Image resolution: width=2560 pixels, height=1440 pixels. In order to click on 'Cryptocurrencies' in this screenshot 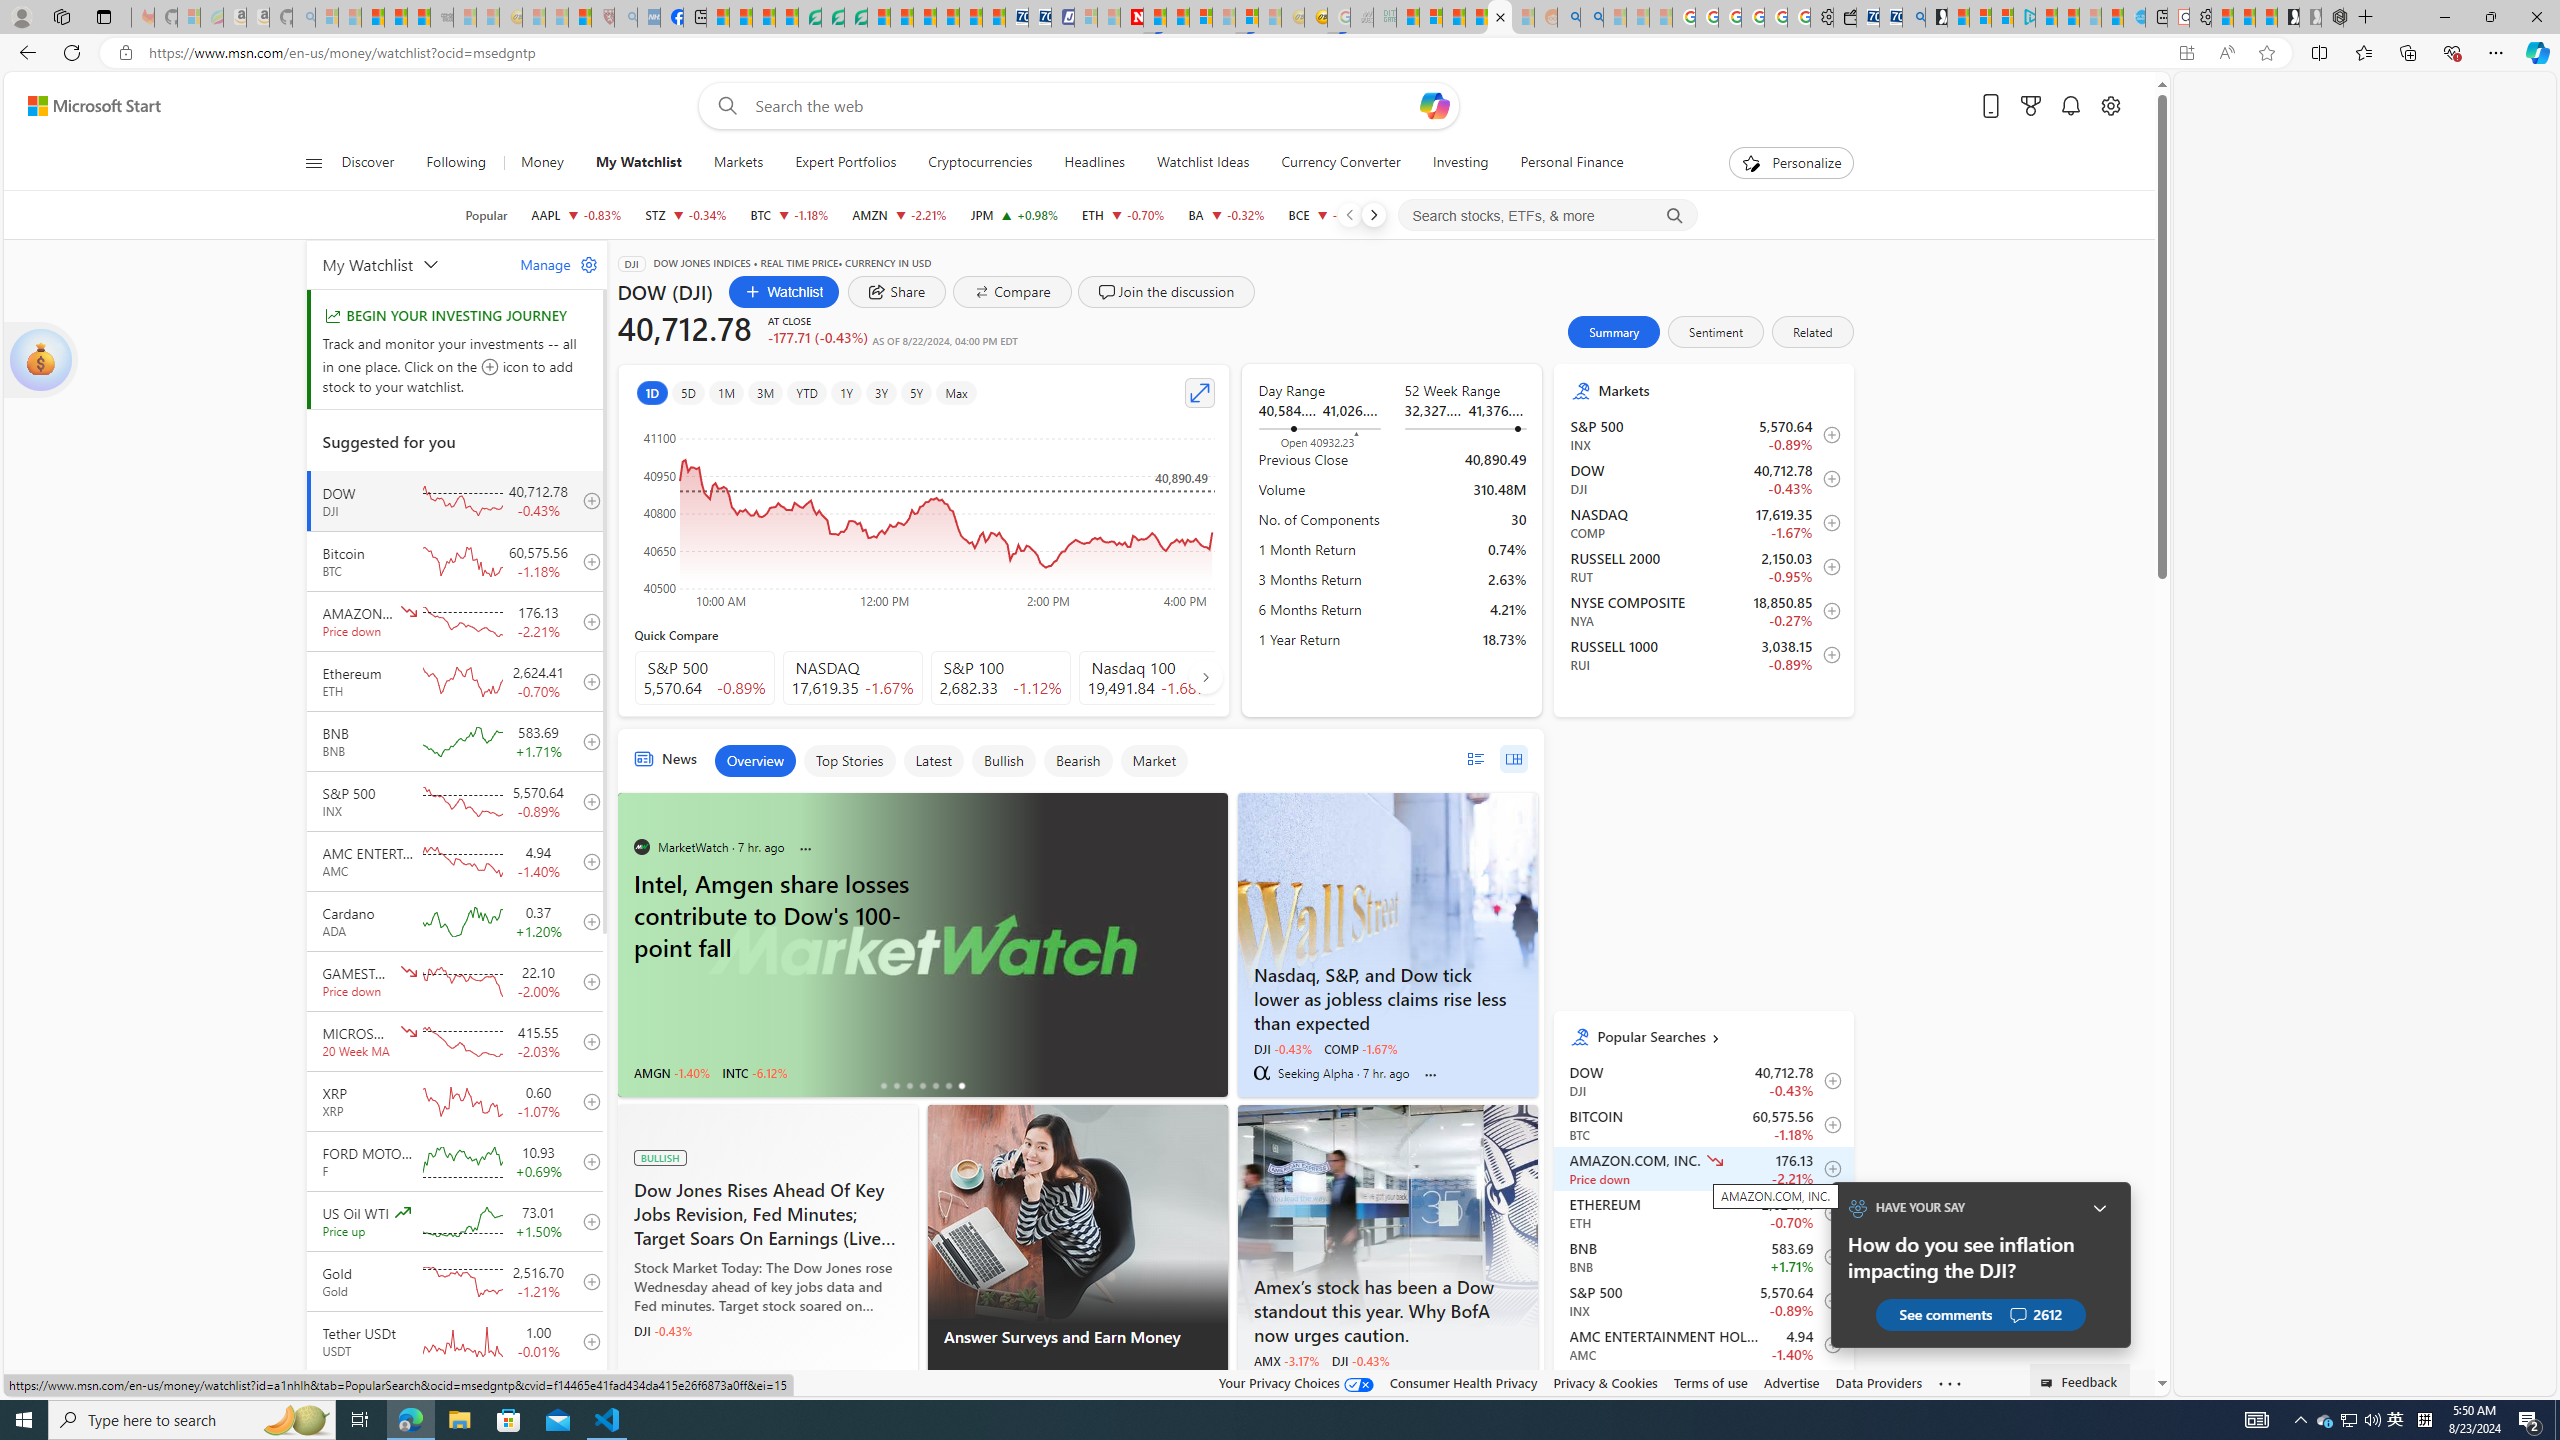, I will do `click(979, 162)`.